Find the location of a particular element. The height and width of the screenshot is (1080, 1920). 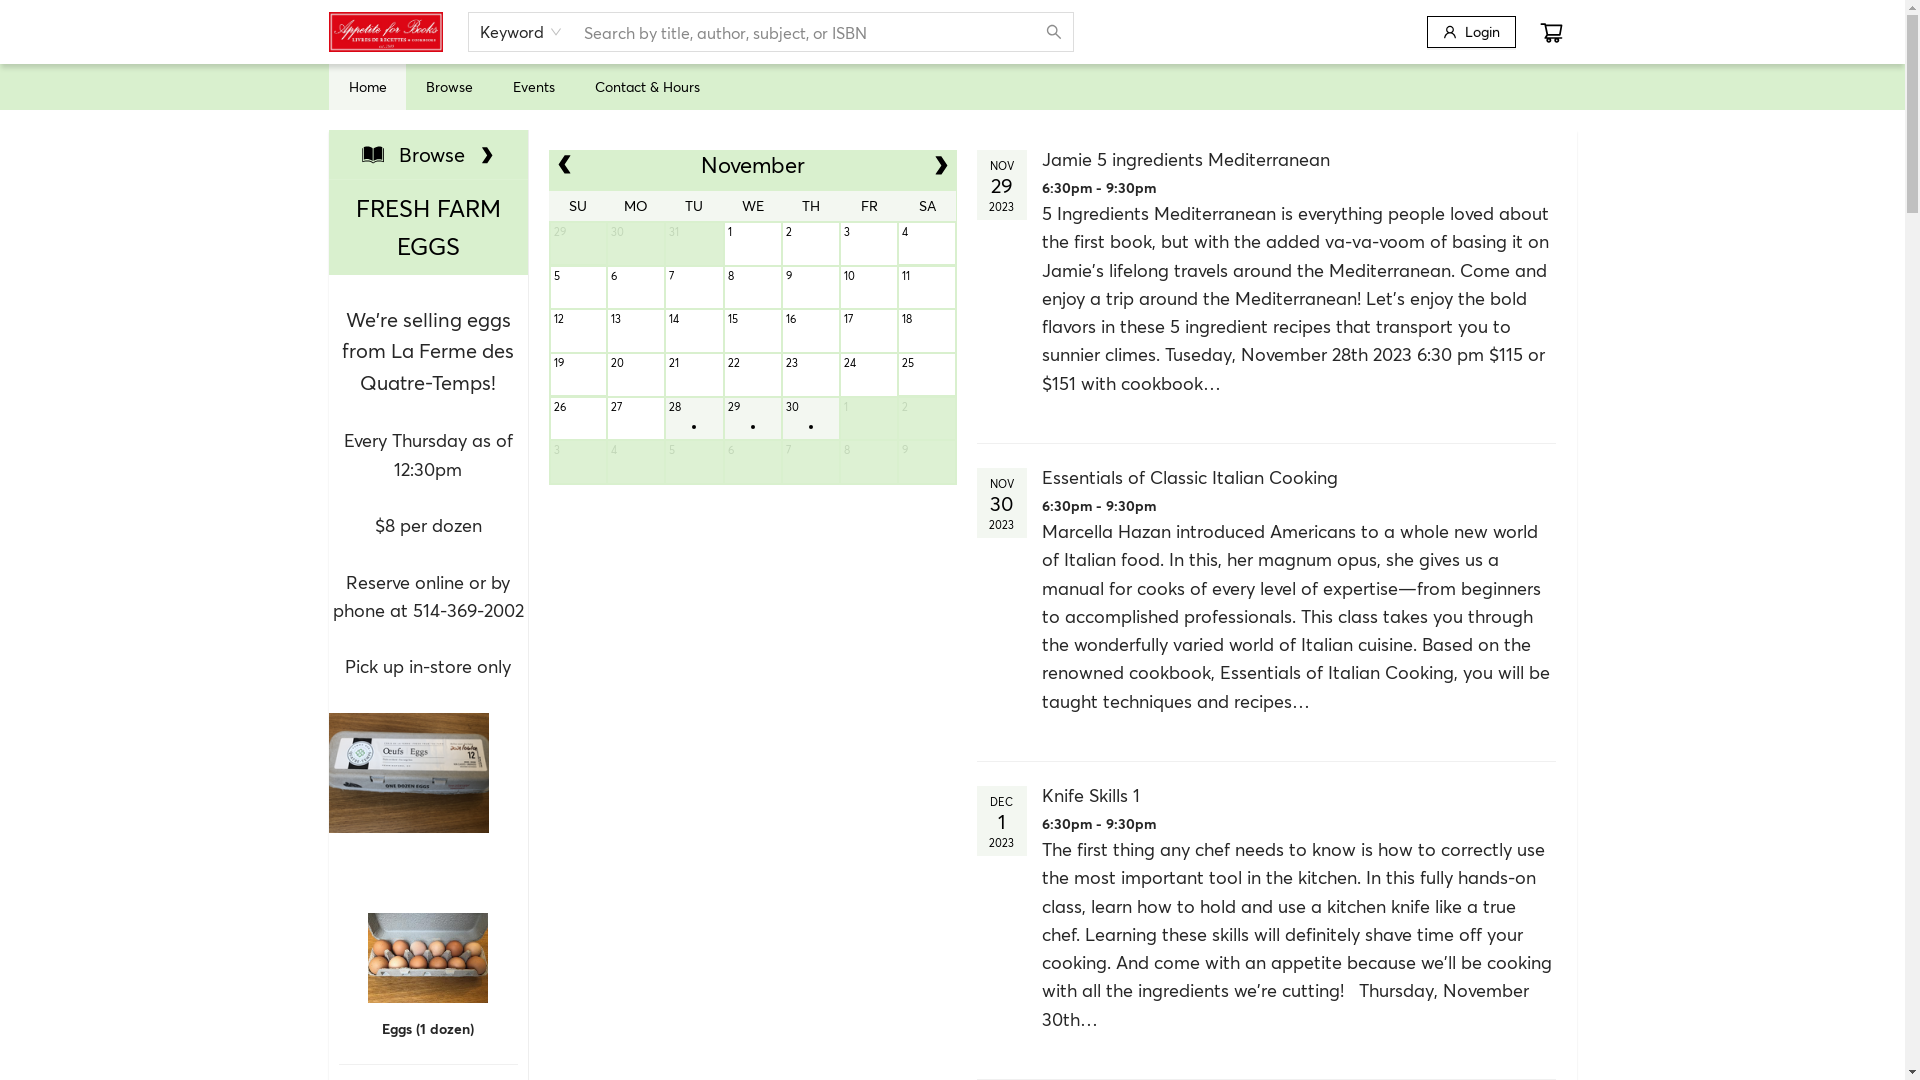

'  Browse  ' is located at coordinates (427, 153).